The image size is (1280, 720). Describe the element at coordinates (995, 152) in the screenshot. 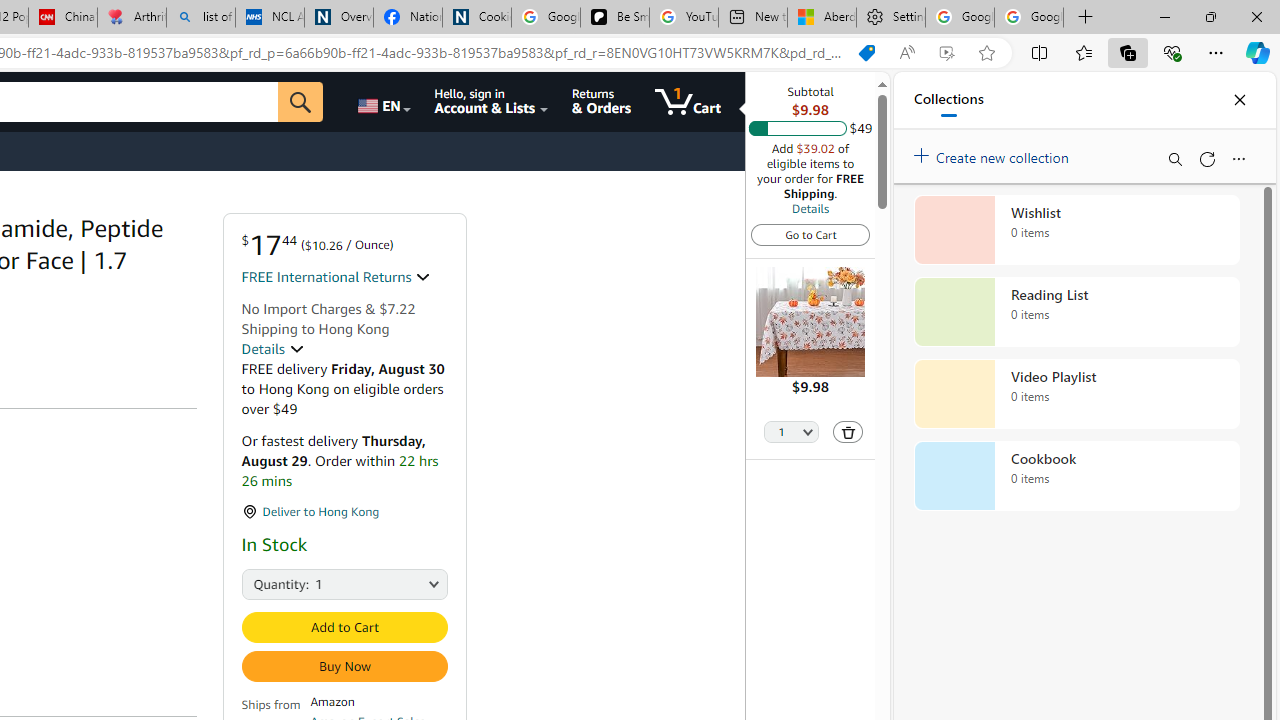

I see `'Create new collection'` at that location.